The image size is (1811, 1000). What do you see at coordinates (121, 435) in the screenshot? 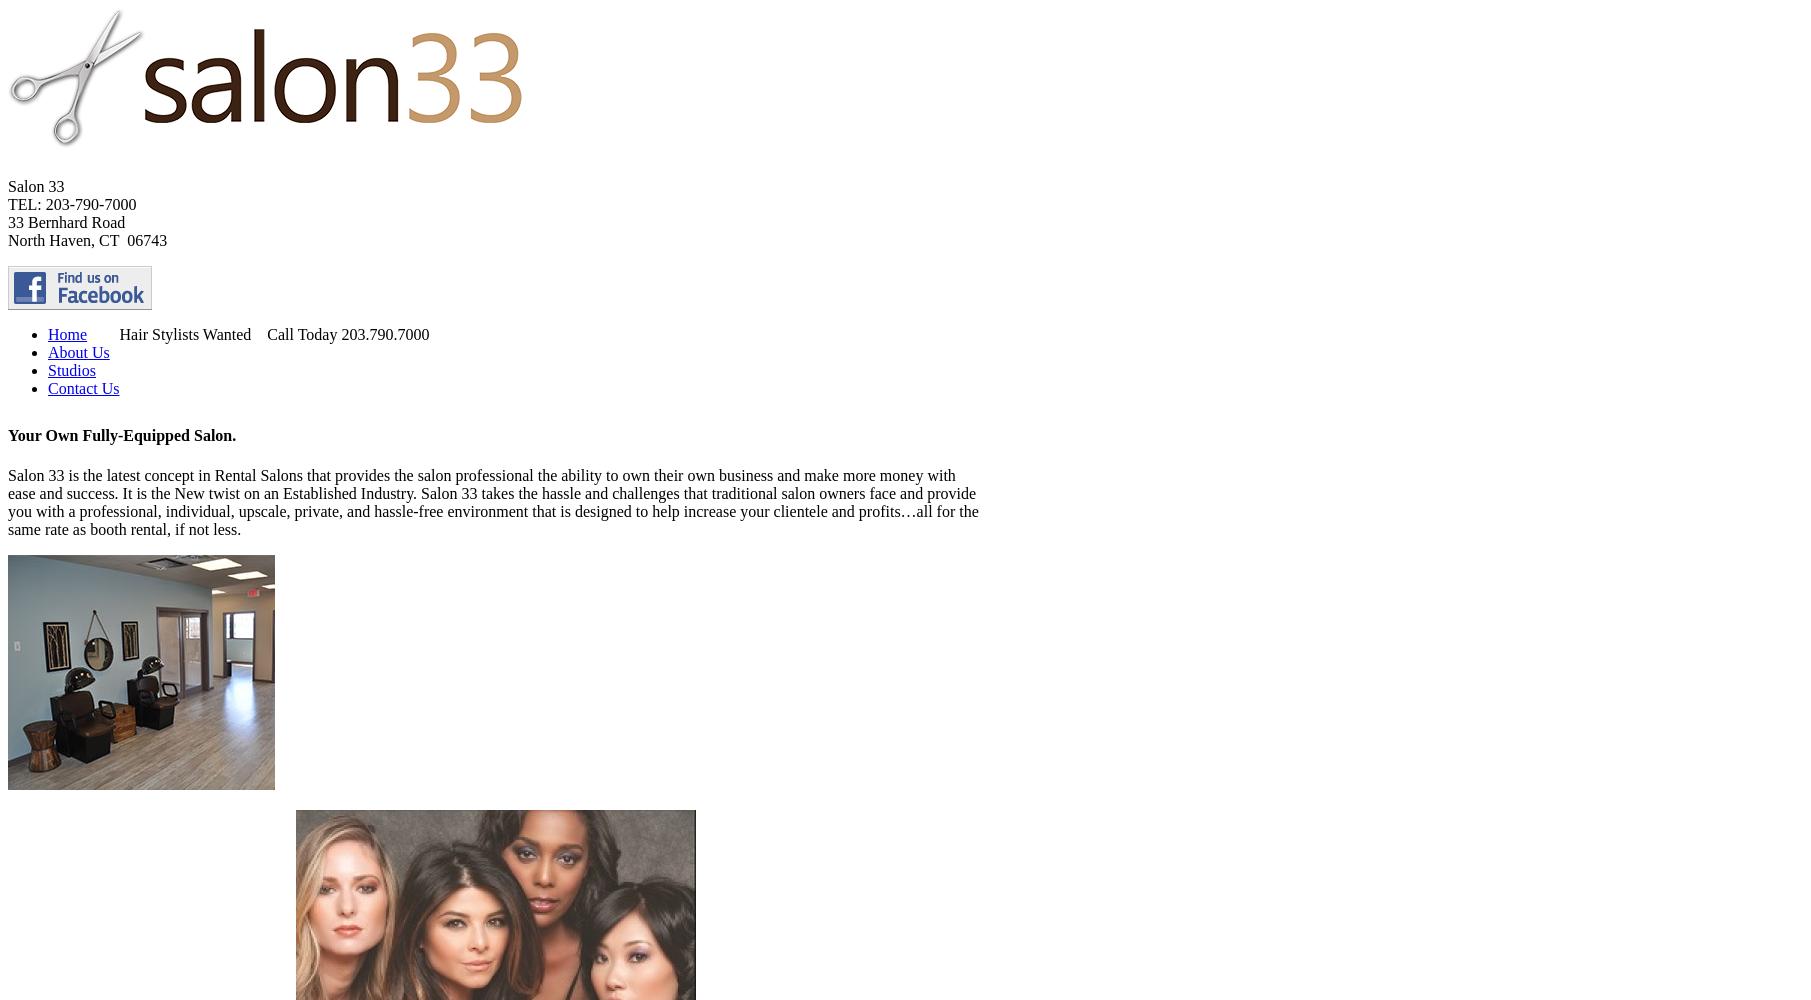
I see `'Your Own Fully-Equipped Salon.'` at bounding box center [121, 435].